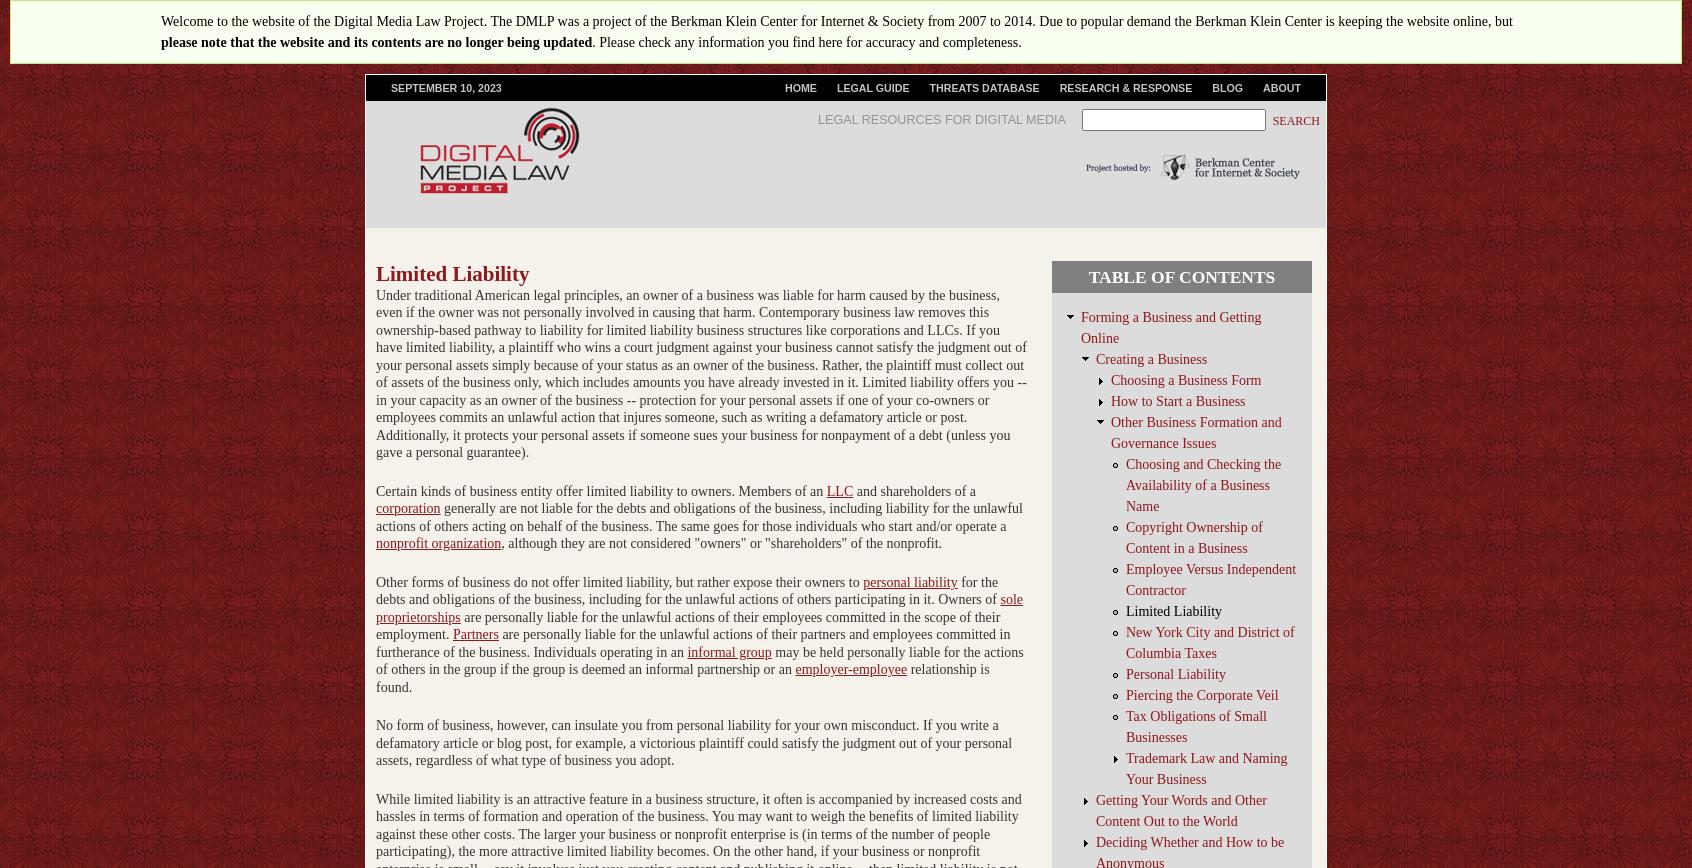 The height and width of the screenshot is (868, 1692). I want to click on 'Legal Guide', so click(871, 88).